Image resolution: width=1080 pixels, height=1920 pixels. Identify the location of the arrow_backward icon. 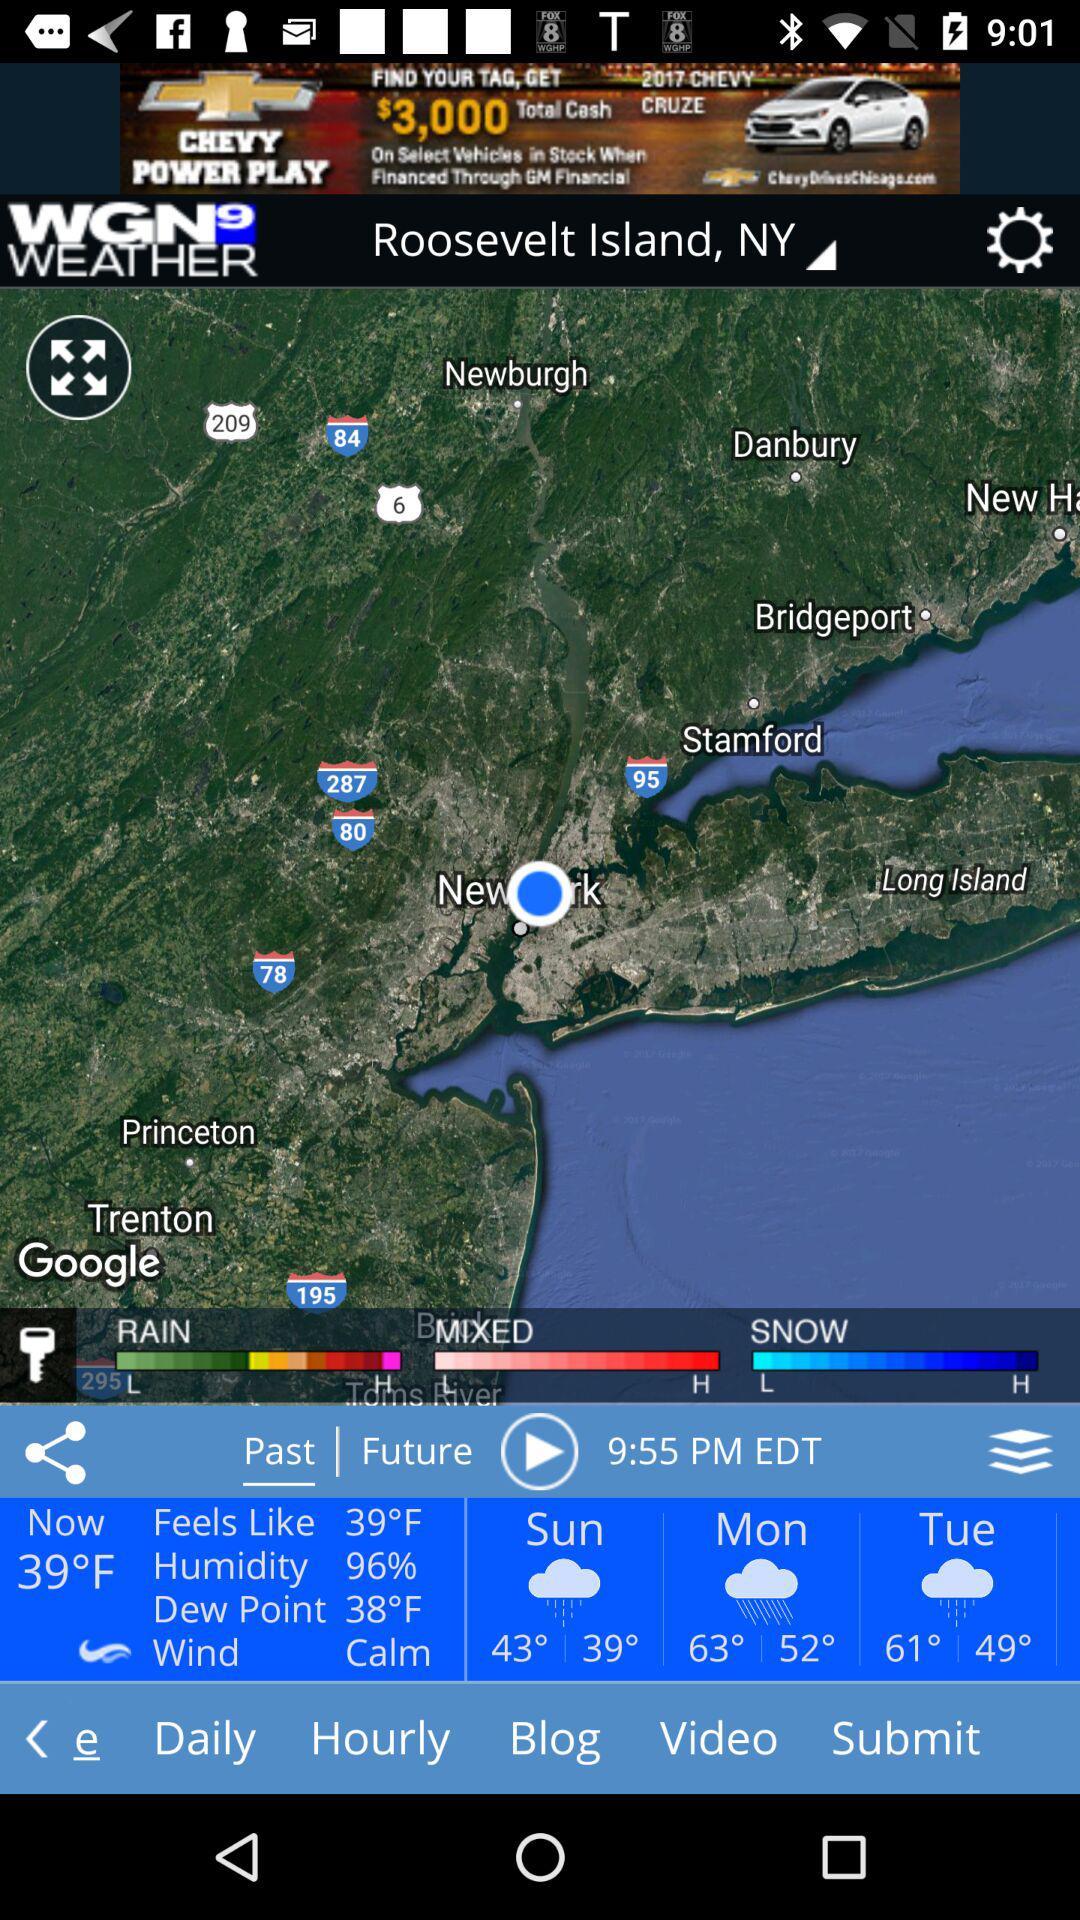
(36, 1737).